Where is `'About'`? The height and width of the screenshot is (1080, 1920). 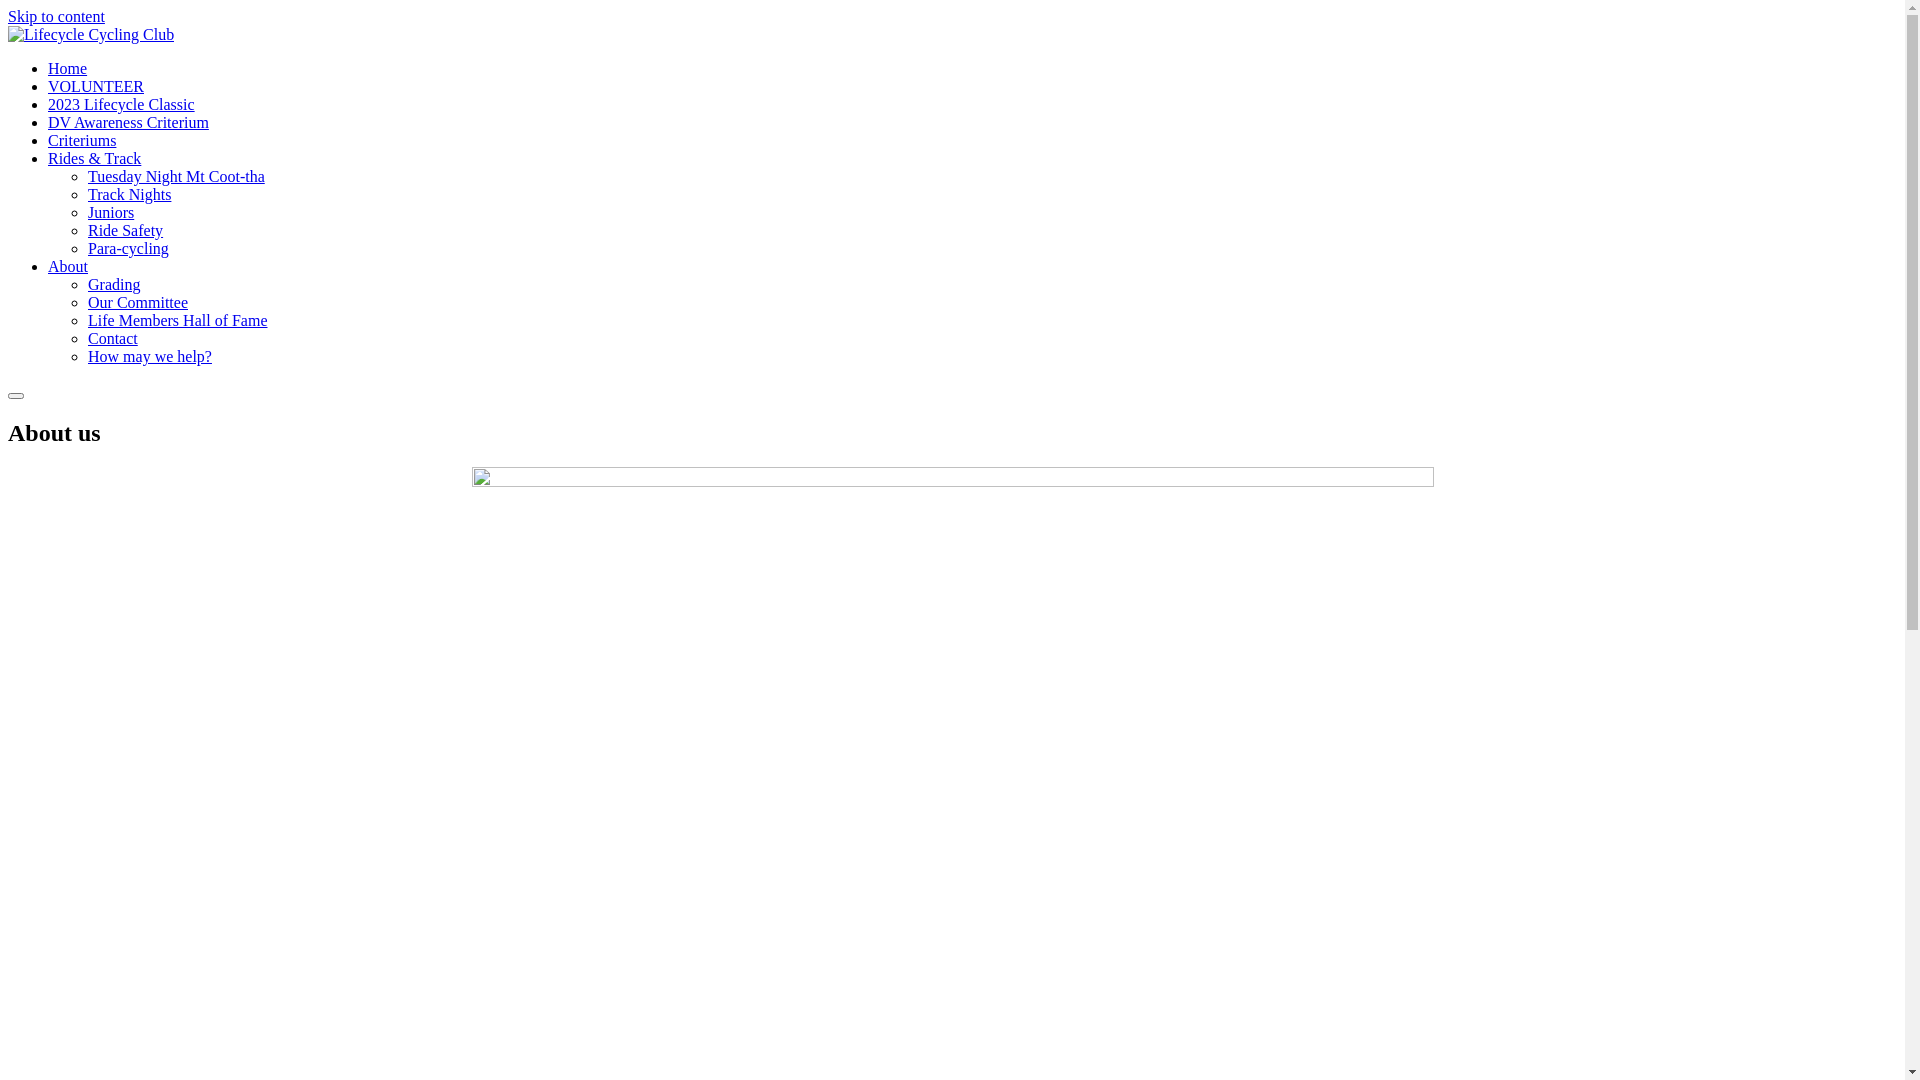
'About' is located at coordinates (67, 265).